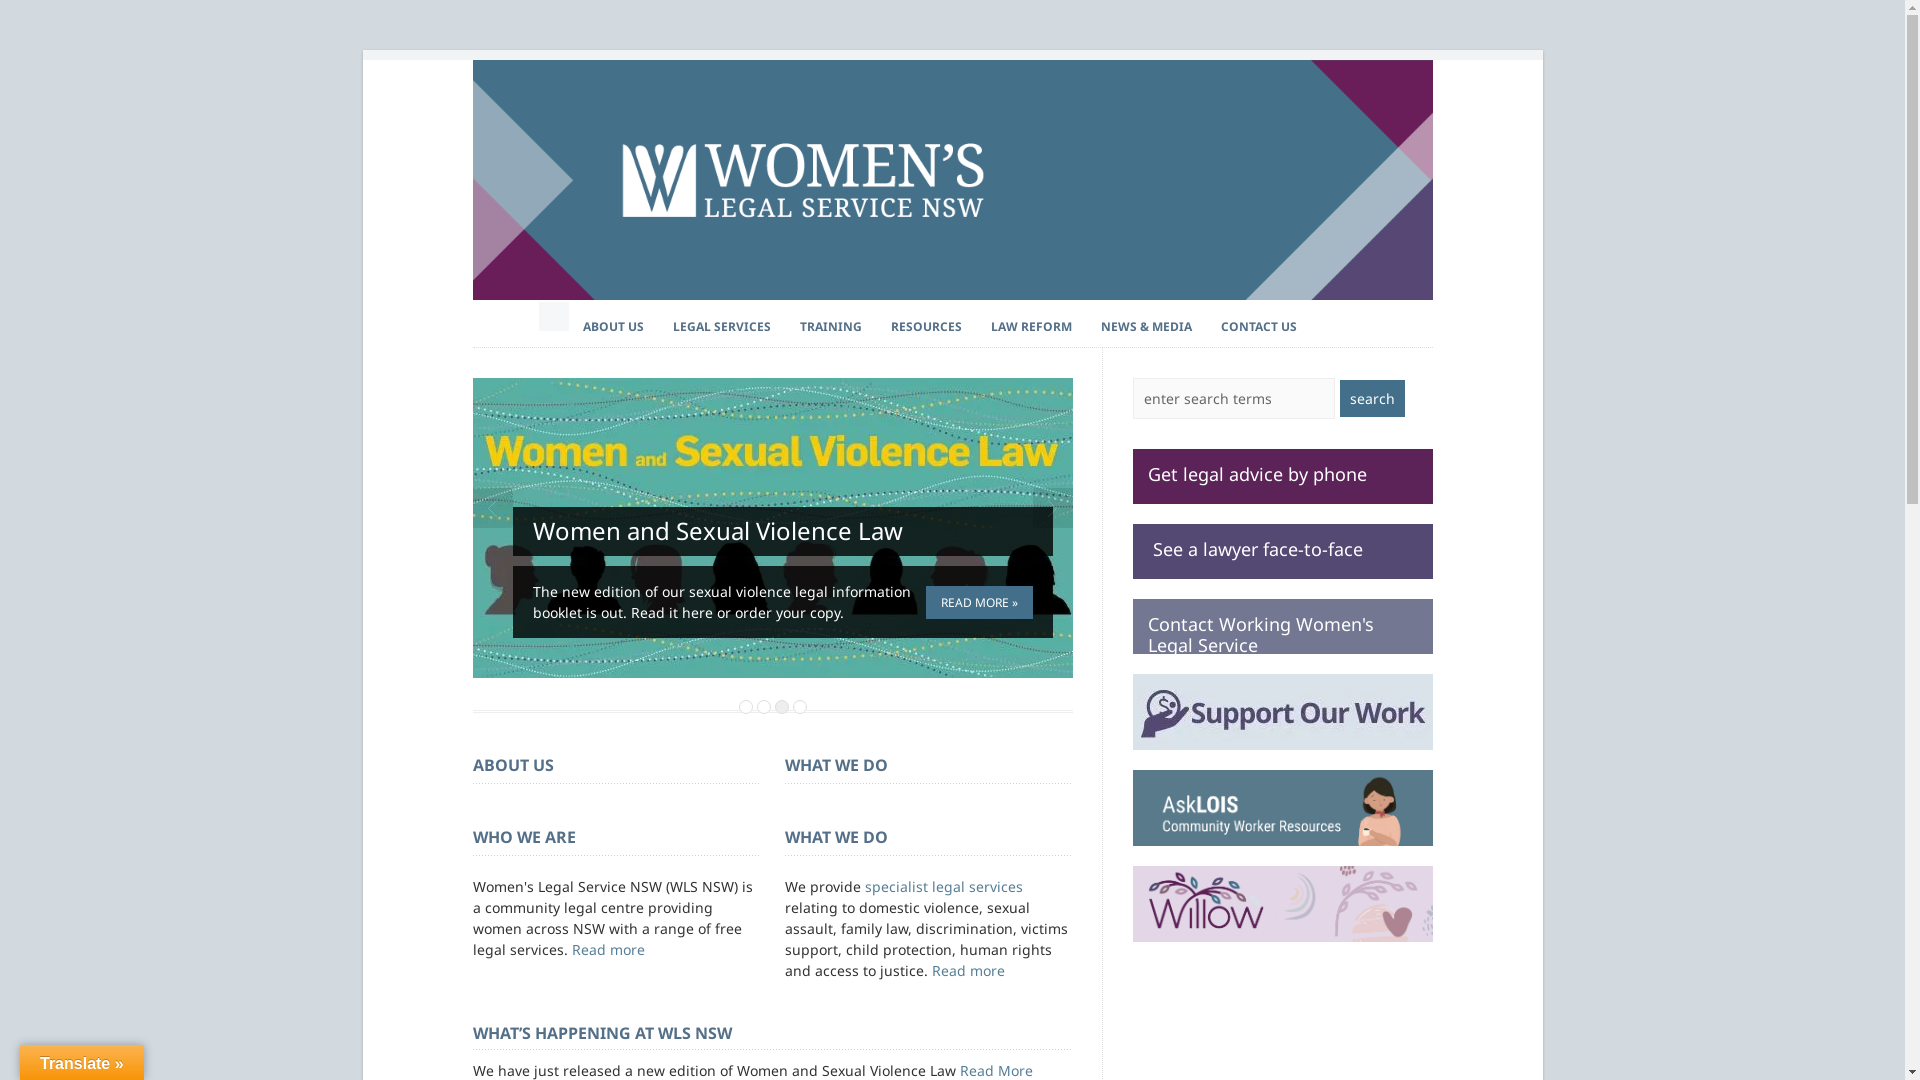 The height and width of the screenshot is (1080, 1920). I want to click on 'NEWS & MEDIA', so click(1146, 326).